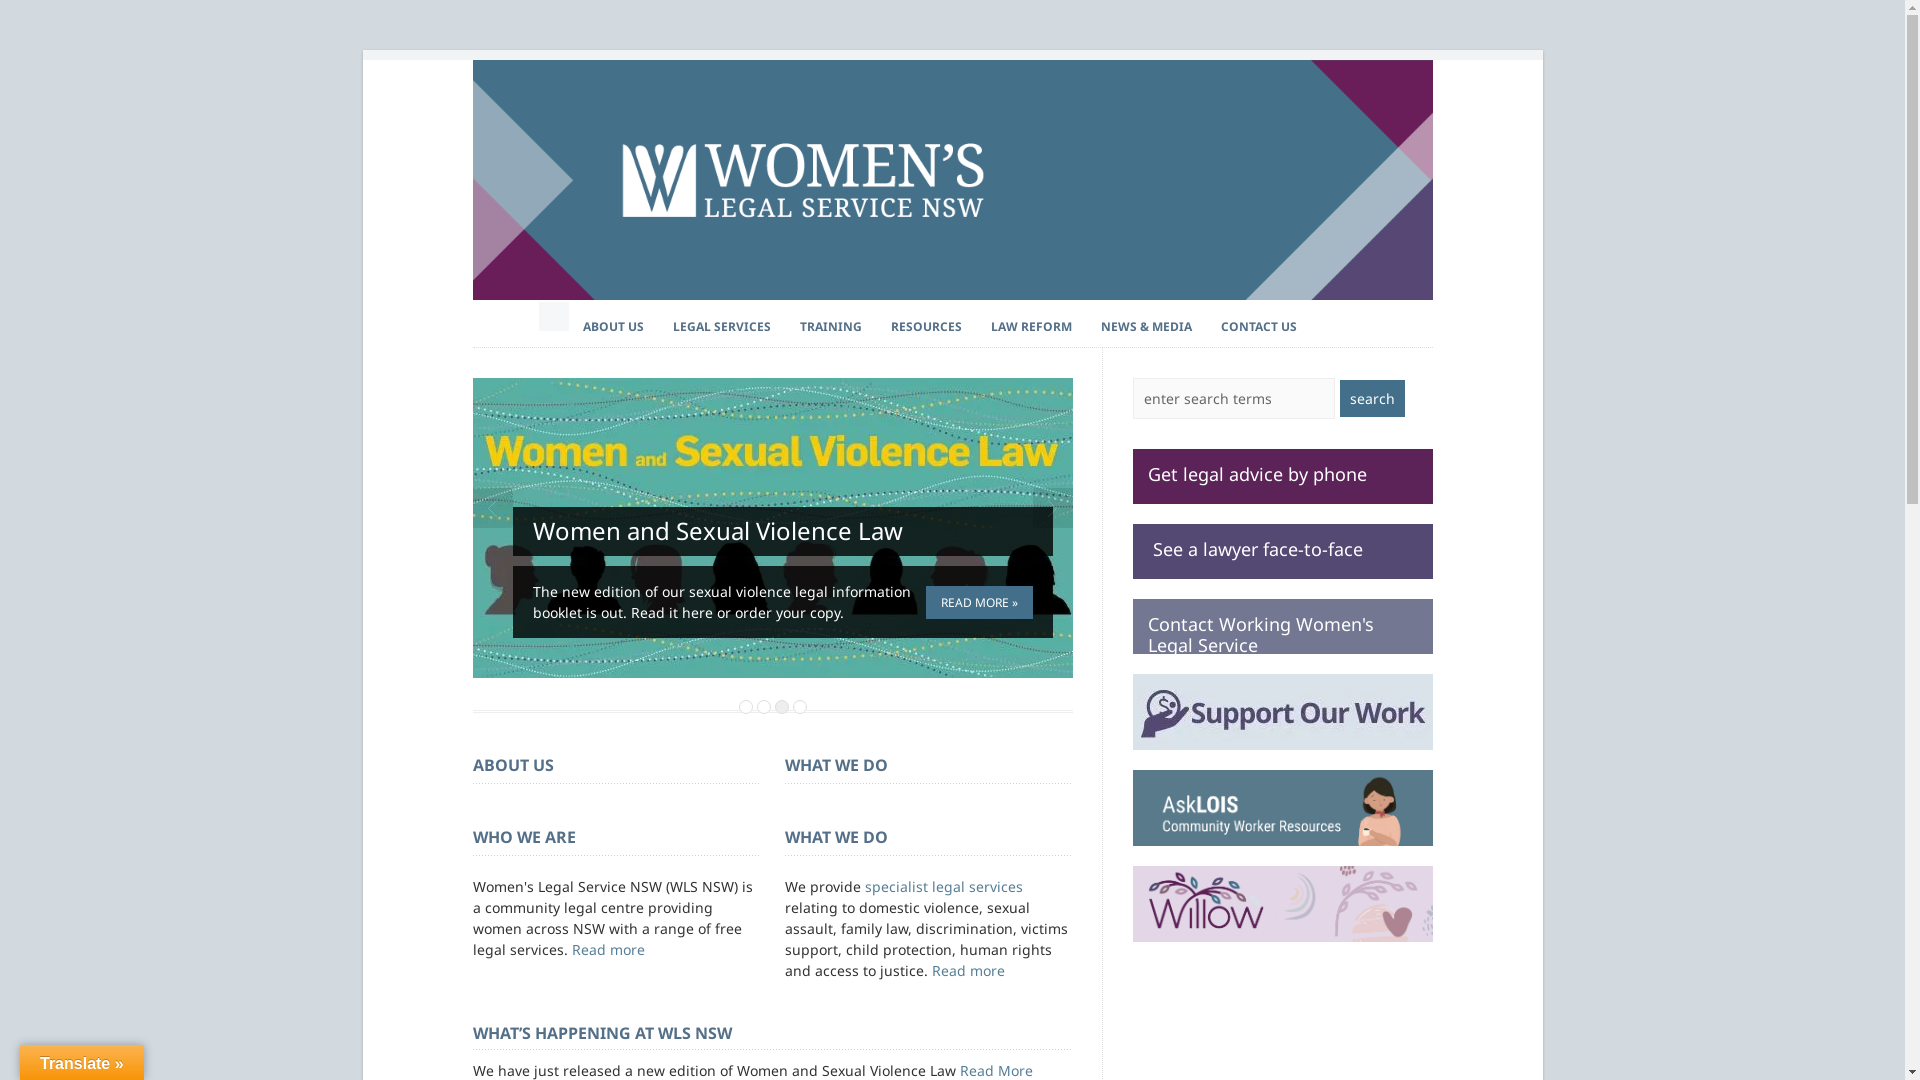 The height and width of the screenshot is (1080, 1920). I want to click on 'NEWS & MEDIA', so click(1146, 326).